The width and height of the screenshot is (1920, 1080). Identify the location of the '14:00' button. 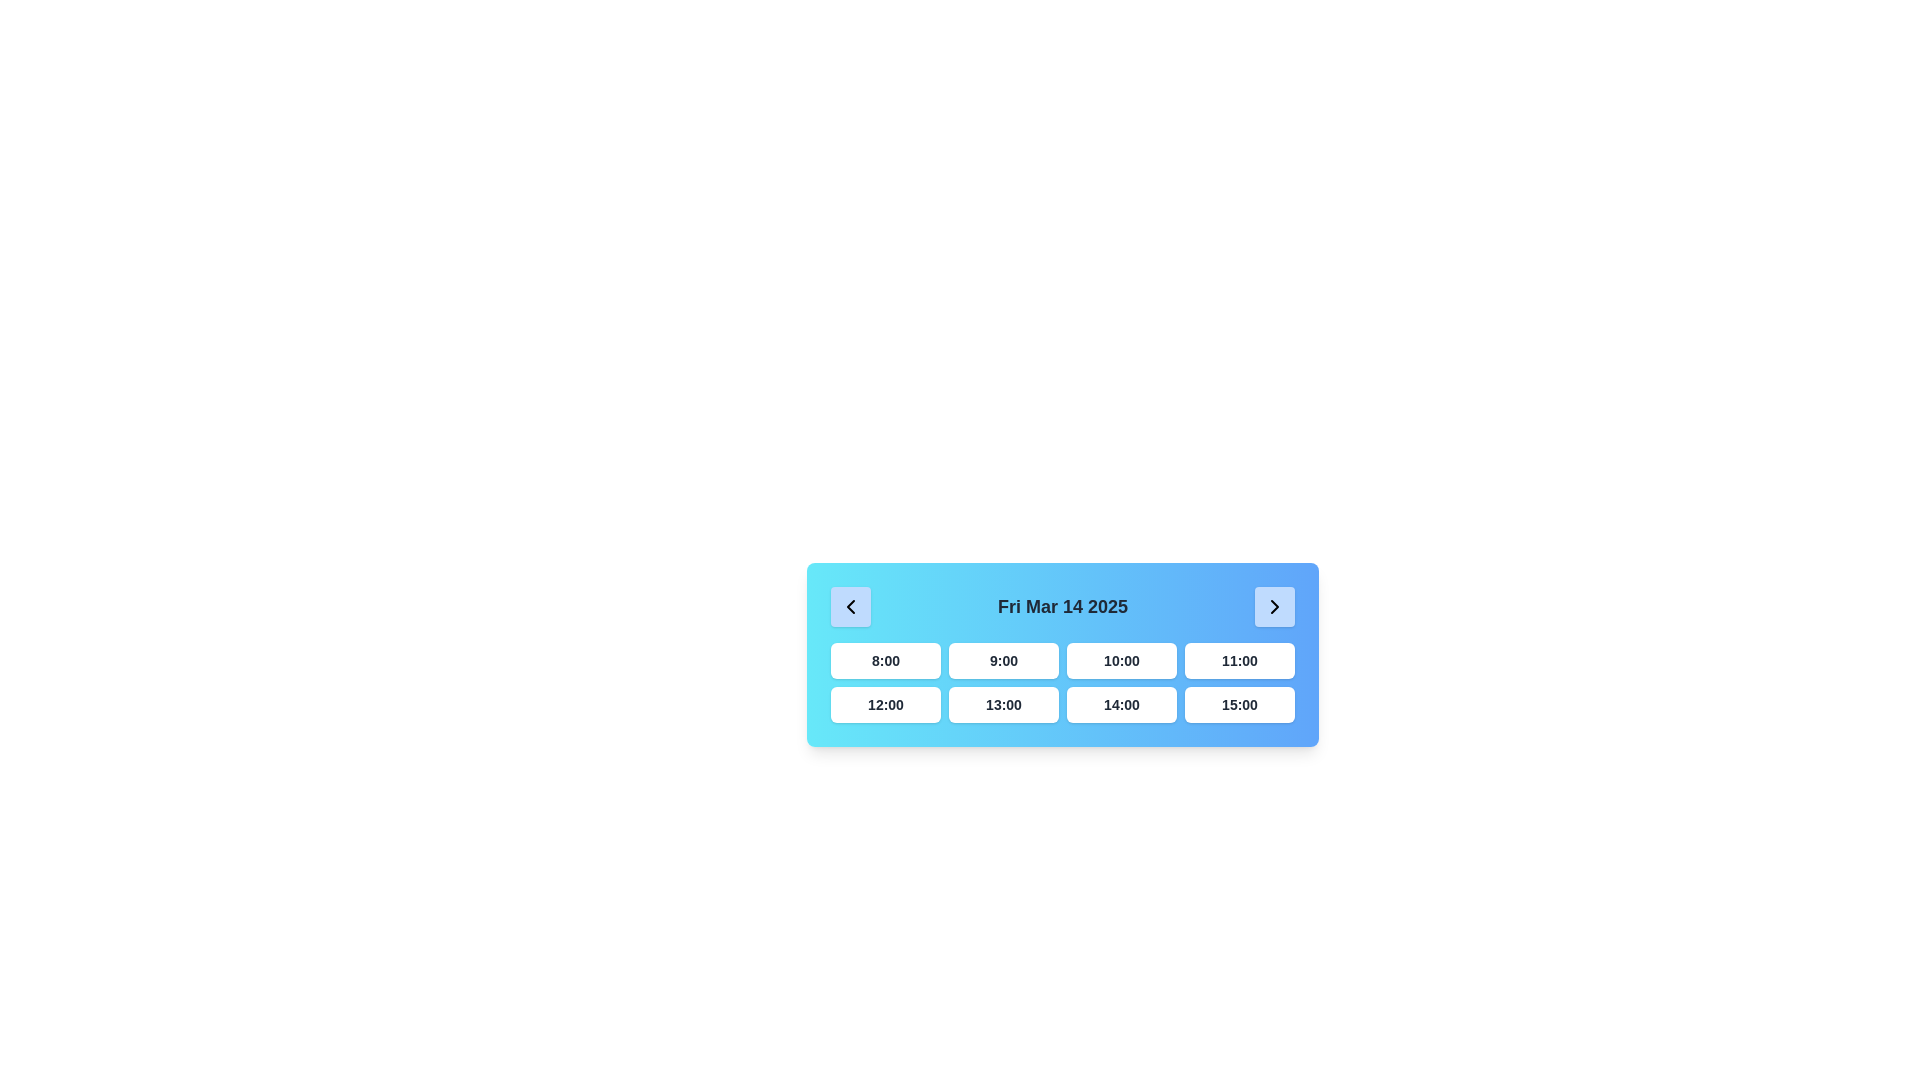
(1122, 704).